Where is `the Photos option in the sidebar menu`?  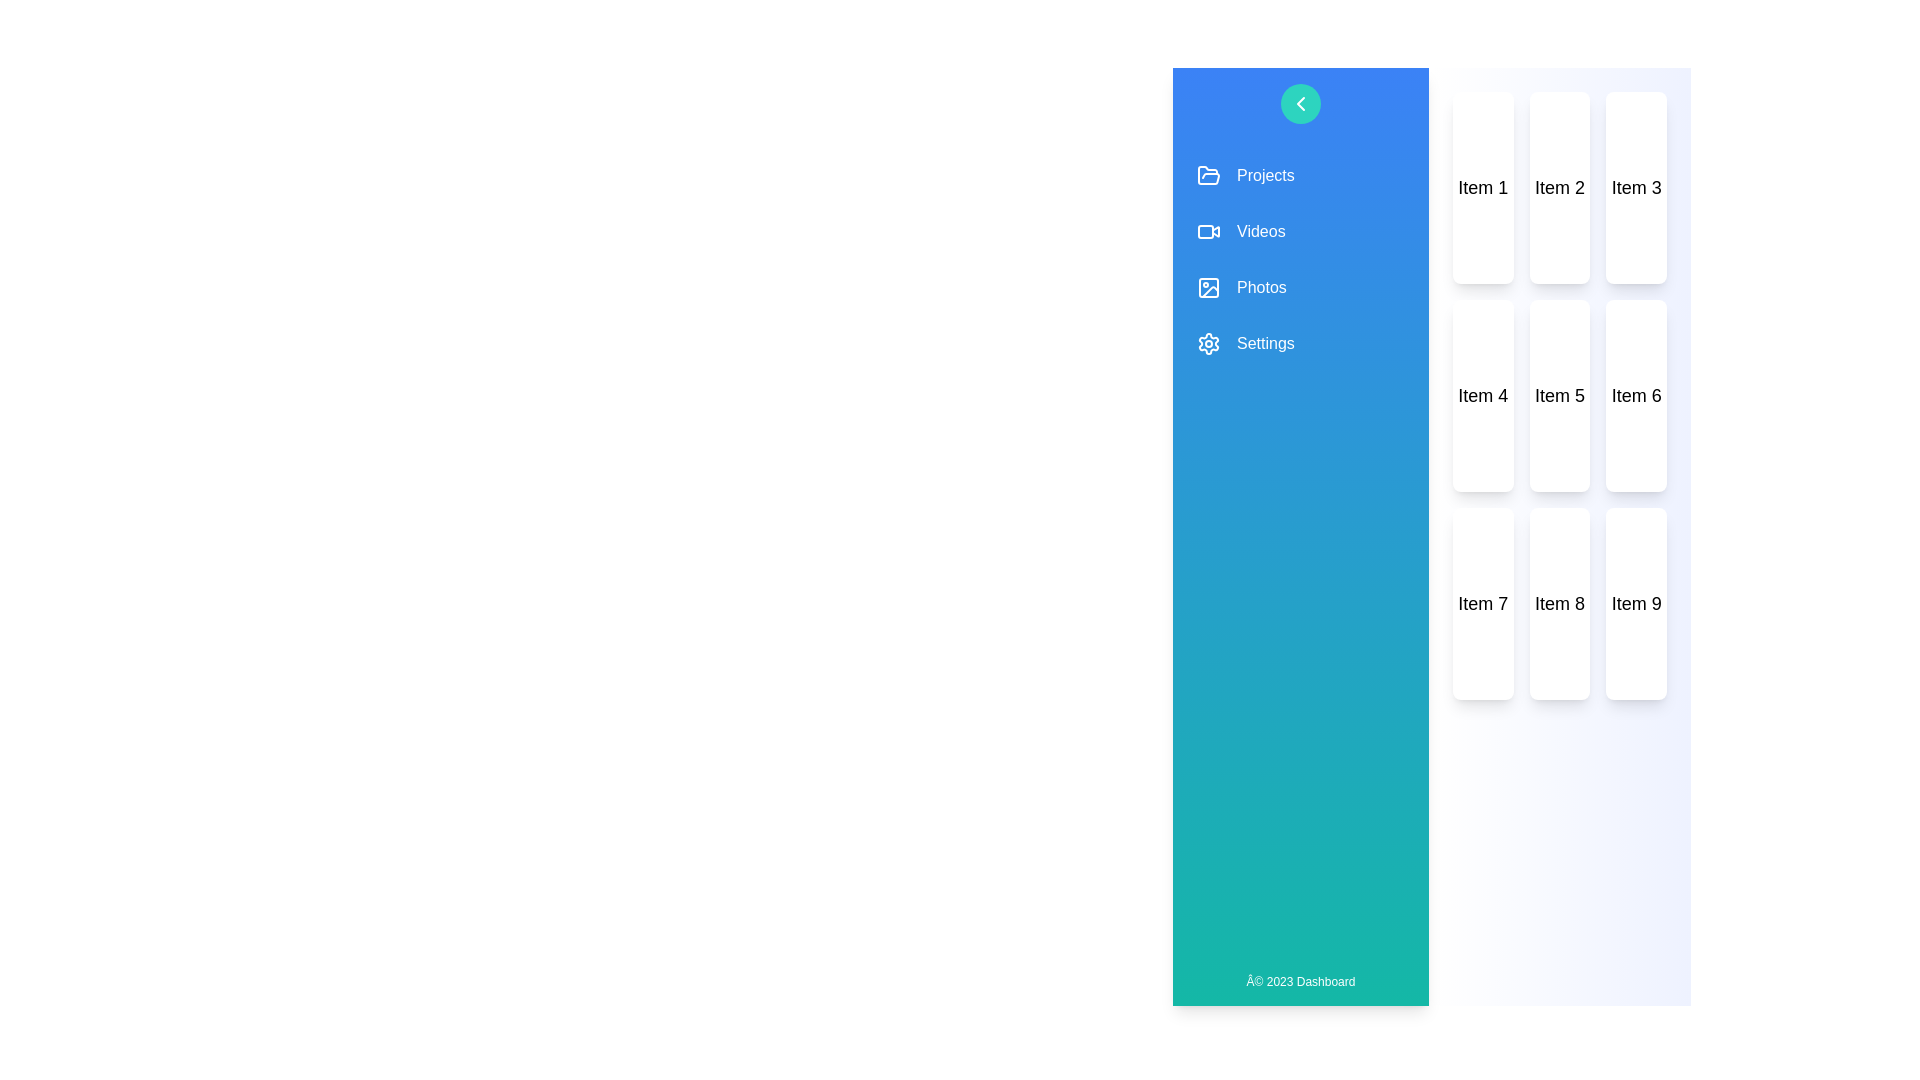
the Photos option in the sidebar menu is located at coordinates (1300, 288).